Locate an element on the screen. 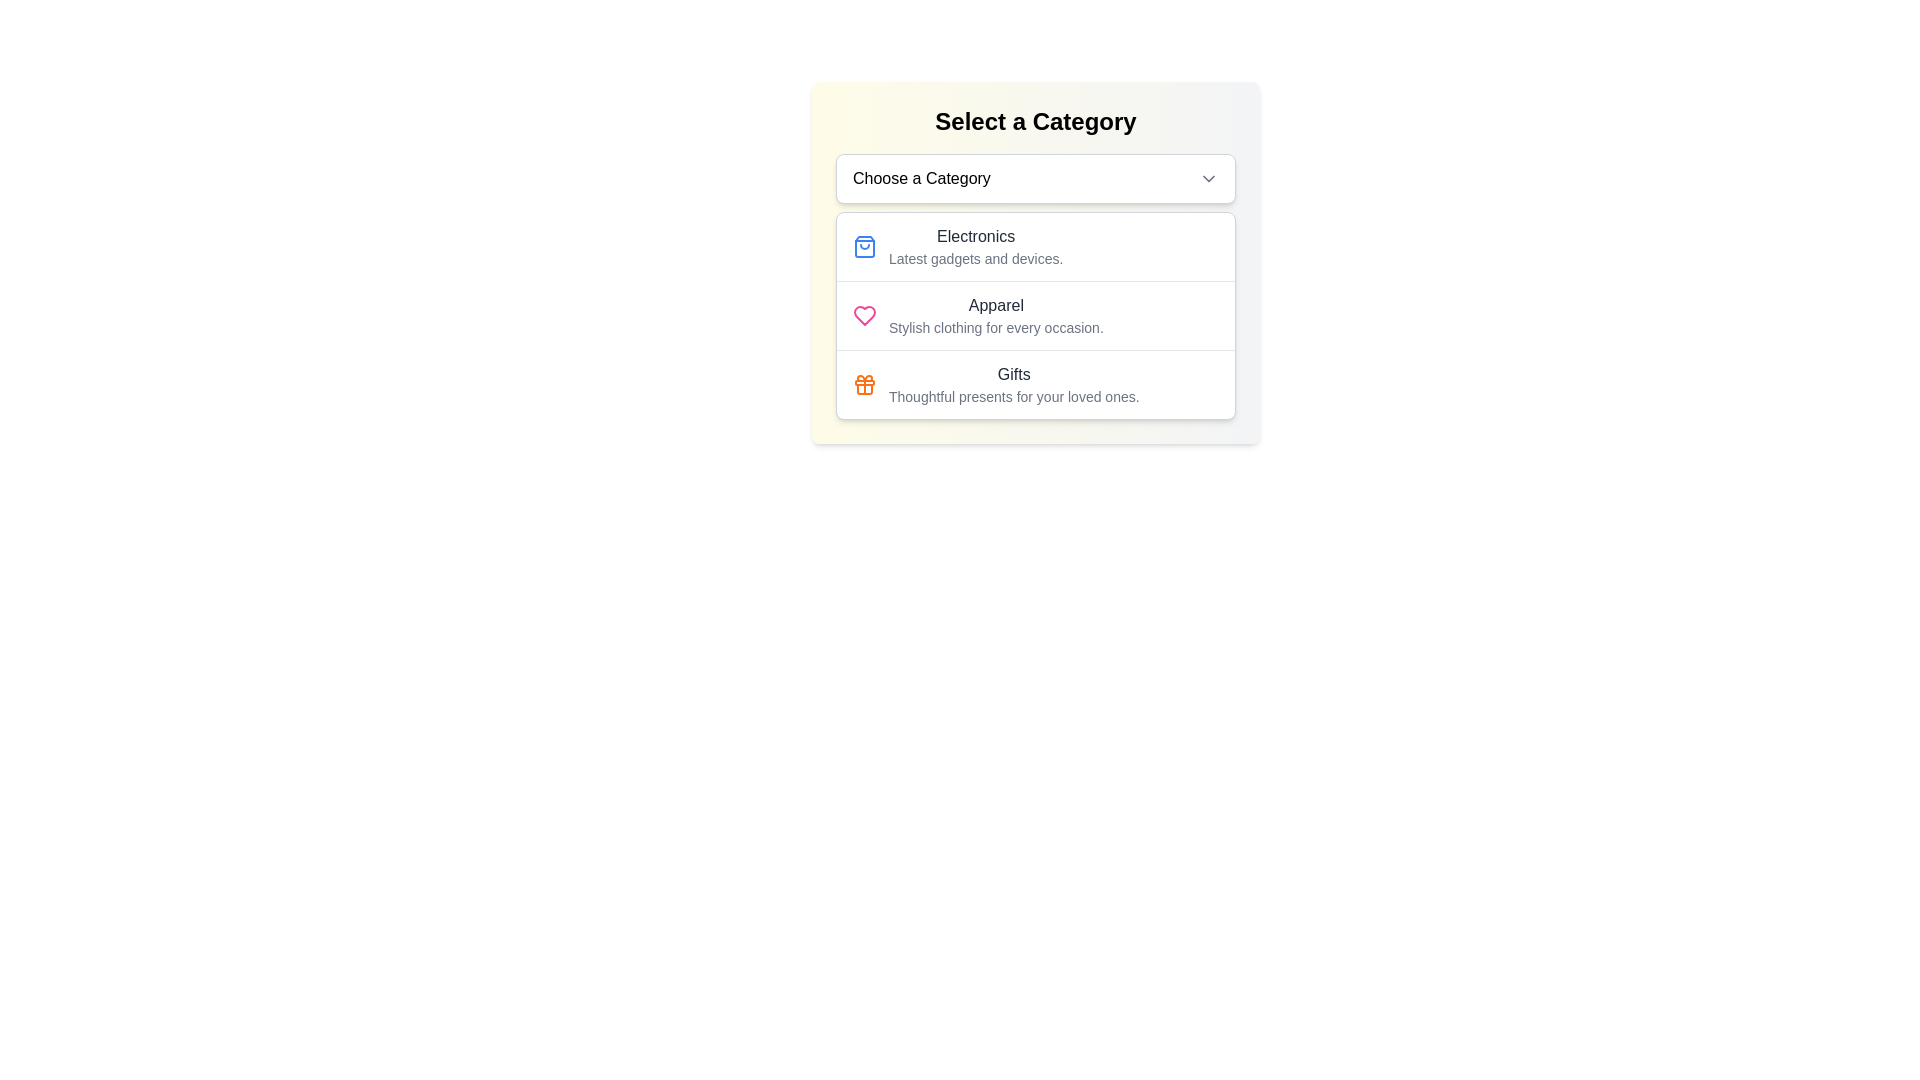 Image resolution: width=1920 pixels, height=1080 pixels. the text label displaying 'Electronics' for accessibility navigation is located at coordinates (976, 235).